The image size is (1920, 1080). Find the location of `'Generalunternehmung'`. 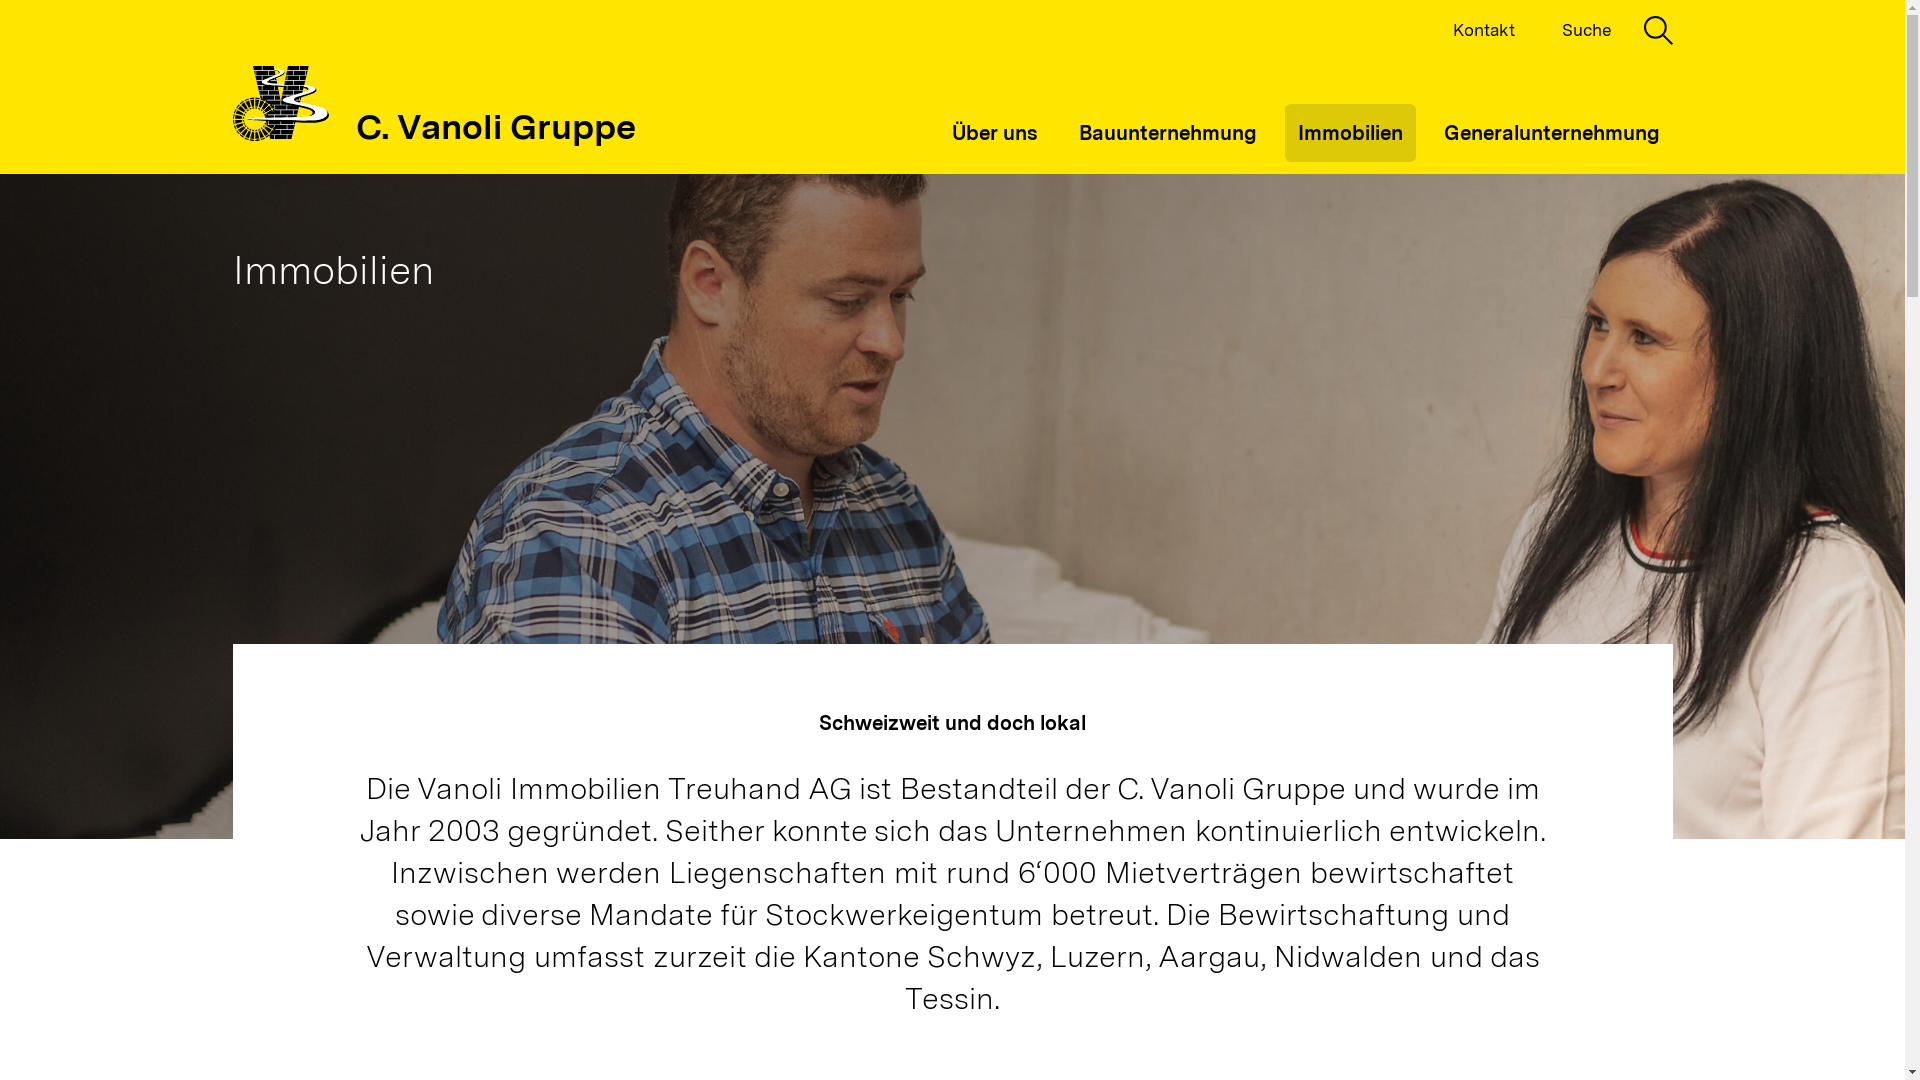

'Generalunternehmung' is located at coordinates (1549, 132).